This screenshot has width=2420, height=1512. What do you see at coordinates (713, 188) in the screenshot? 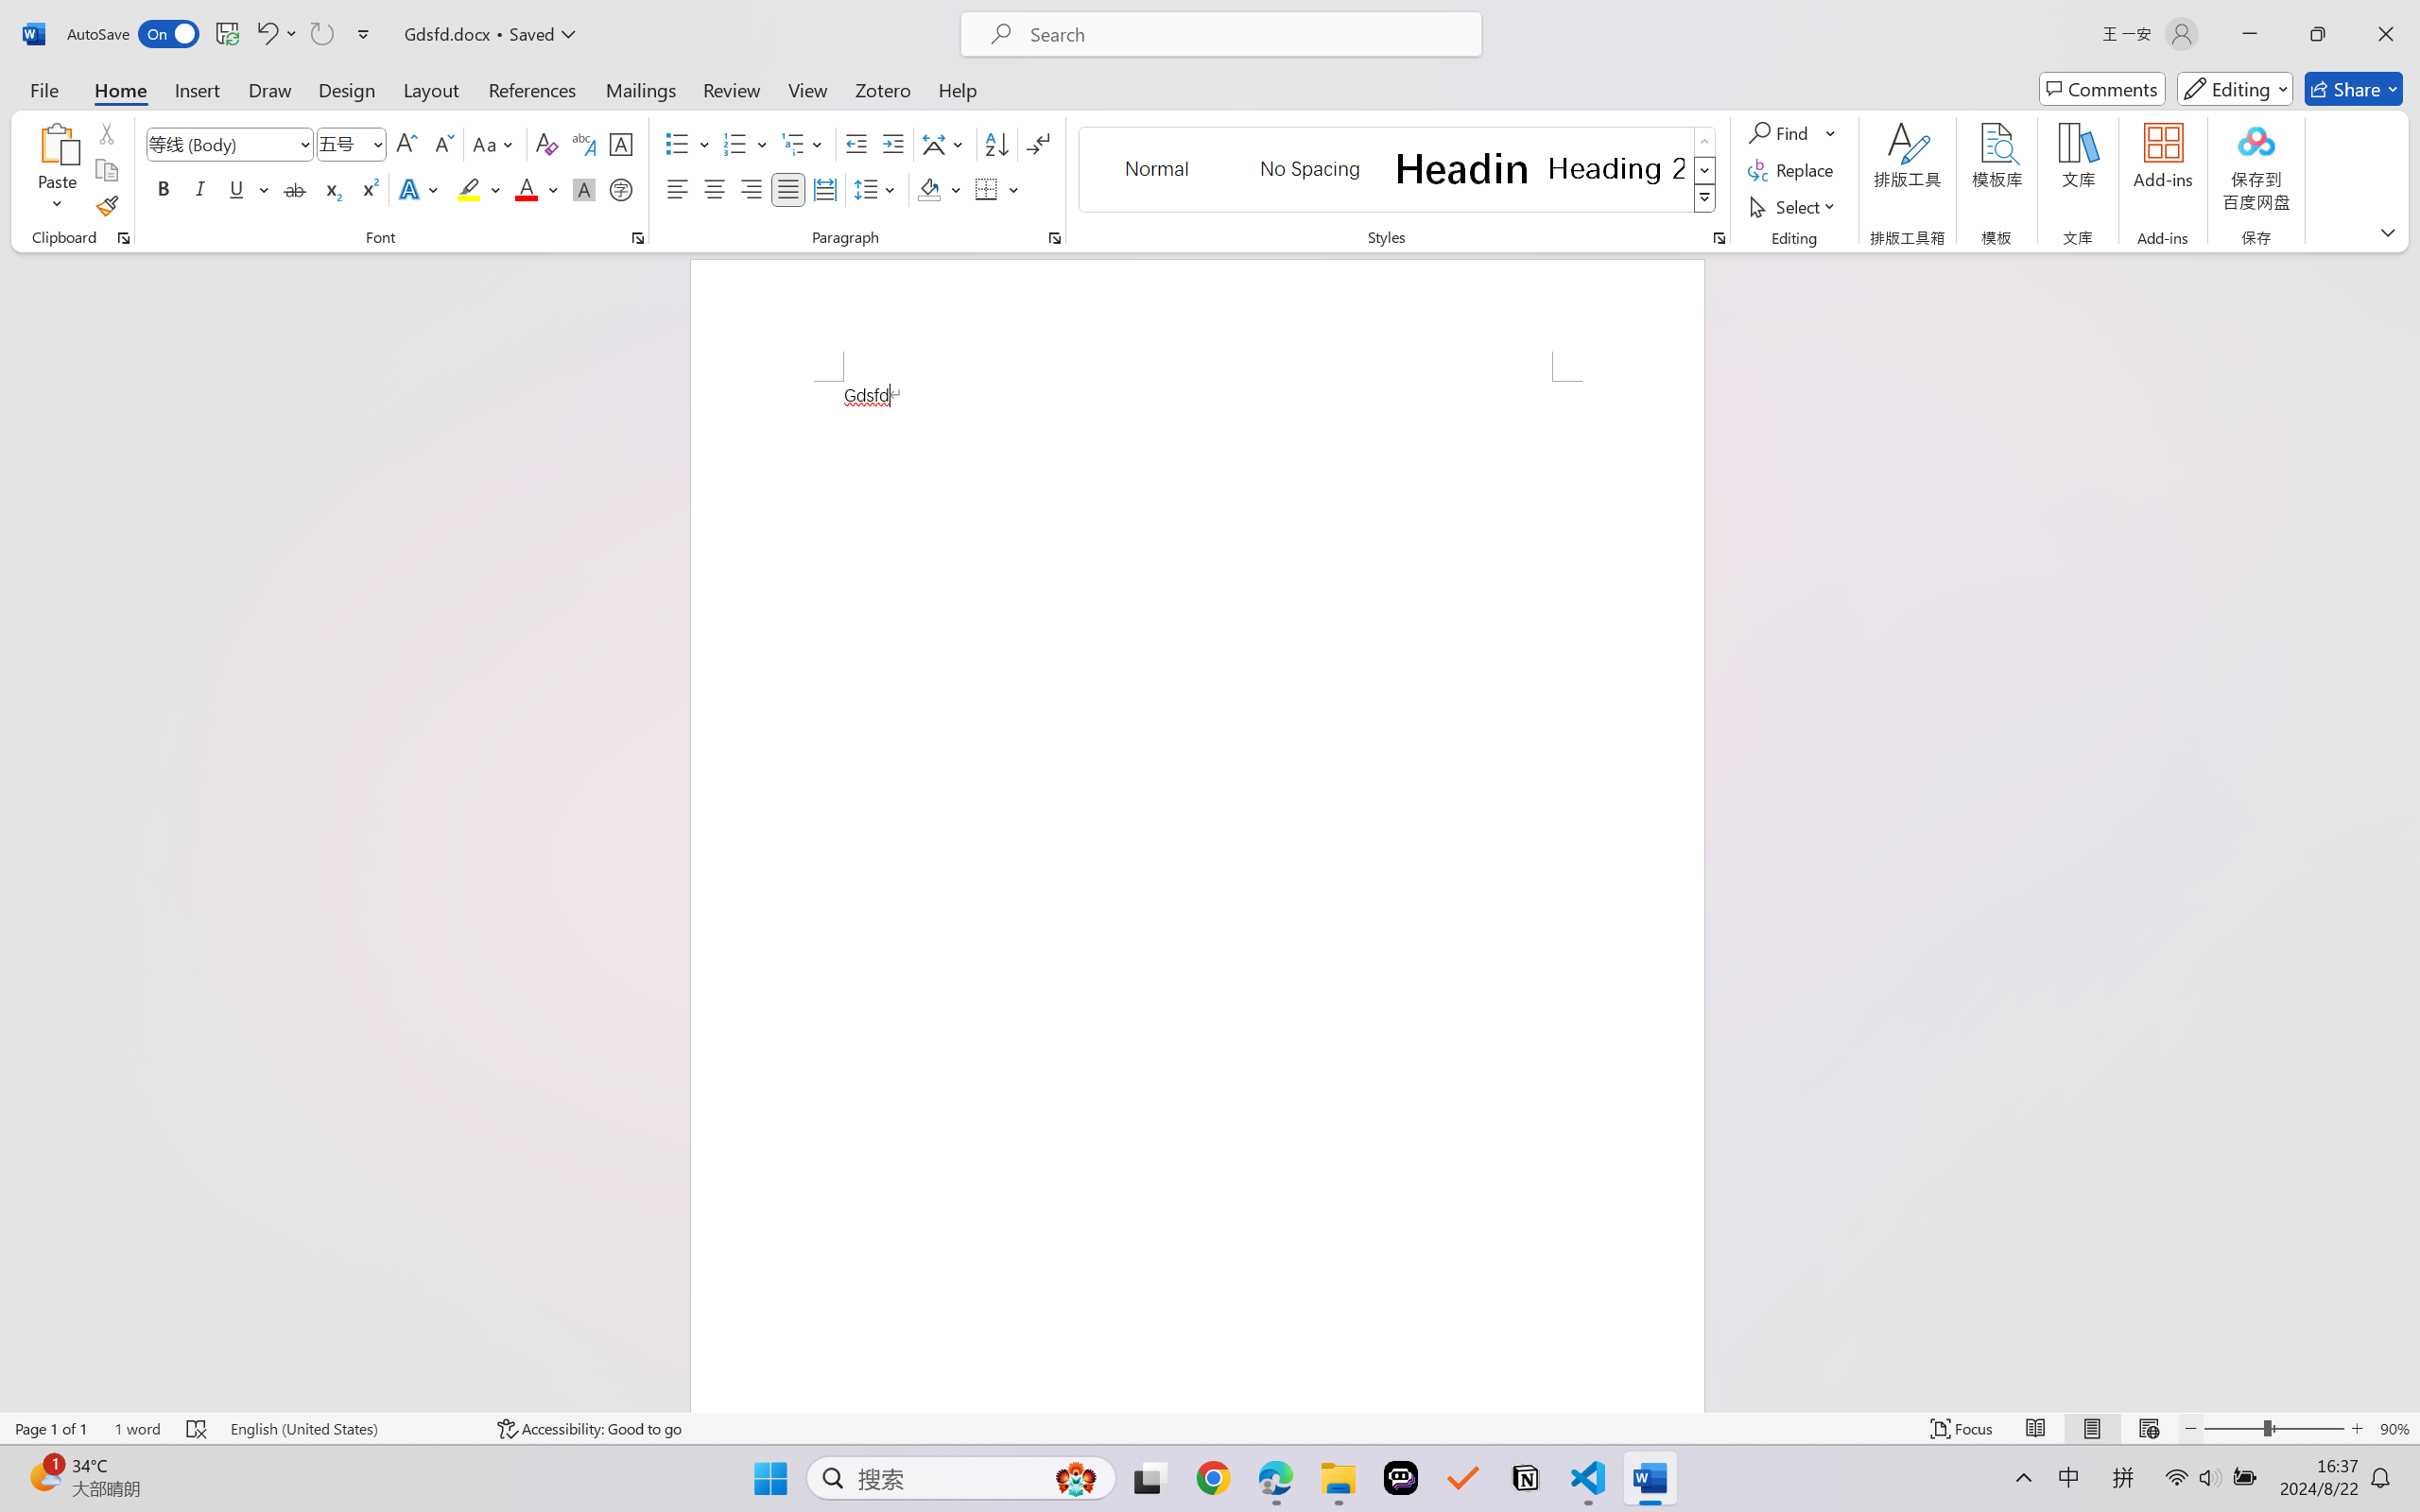
I see `'Center'` at bounding box center [713, 188].